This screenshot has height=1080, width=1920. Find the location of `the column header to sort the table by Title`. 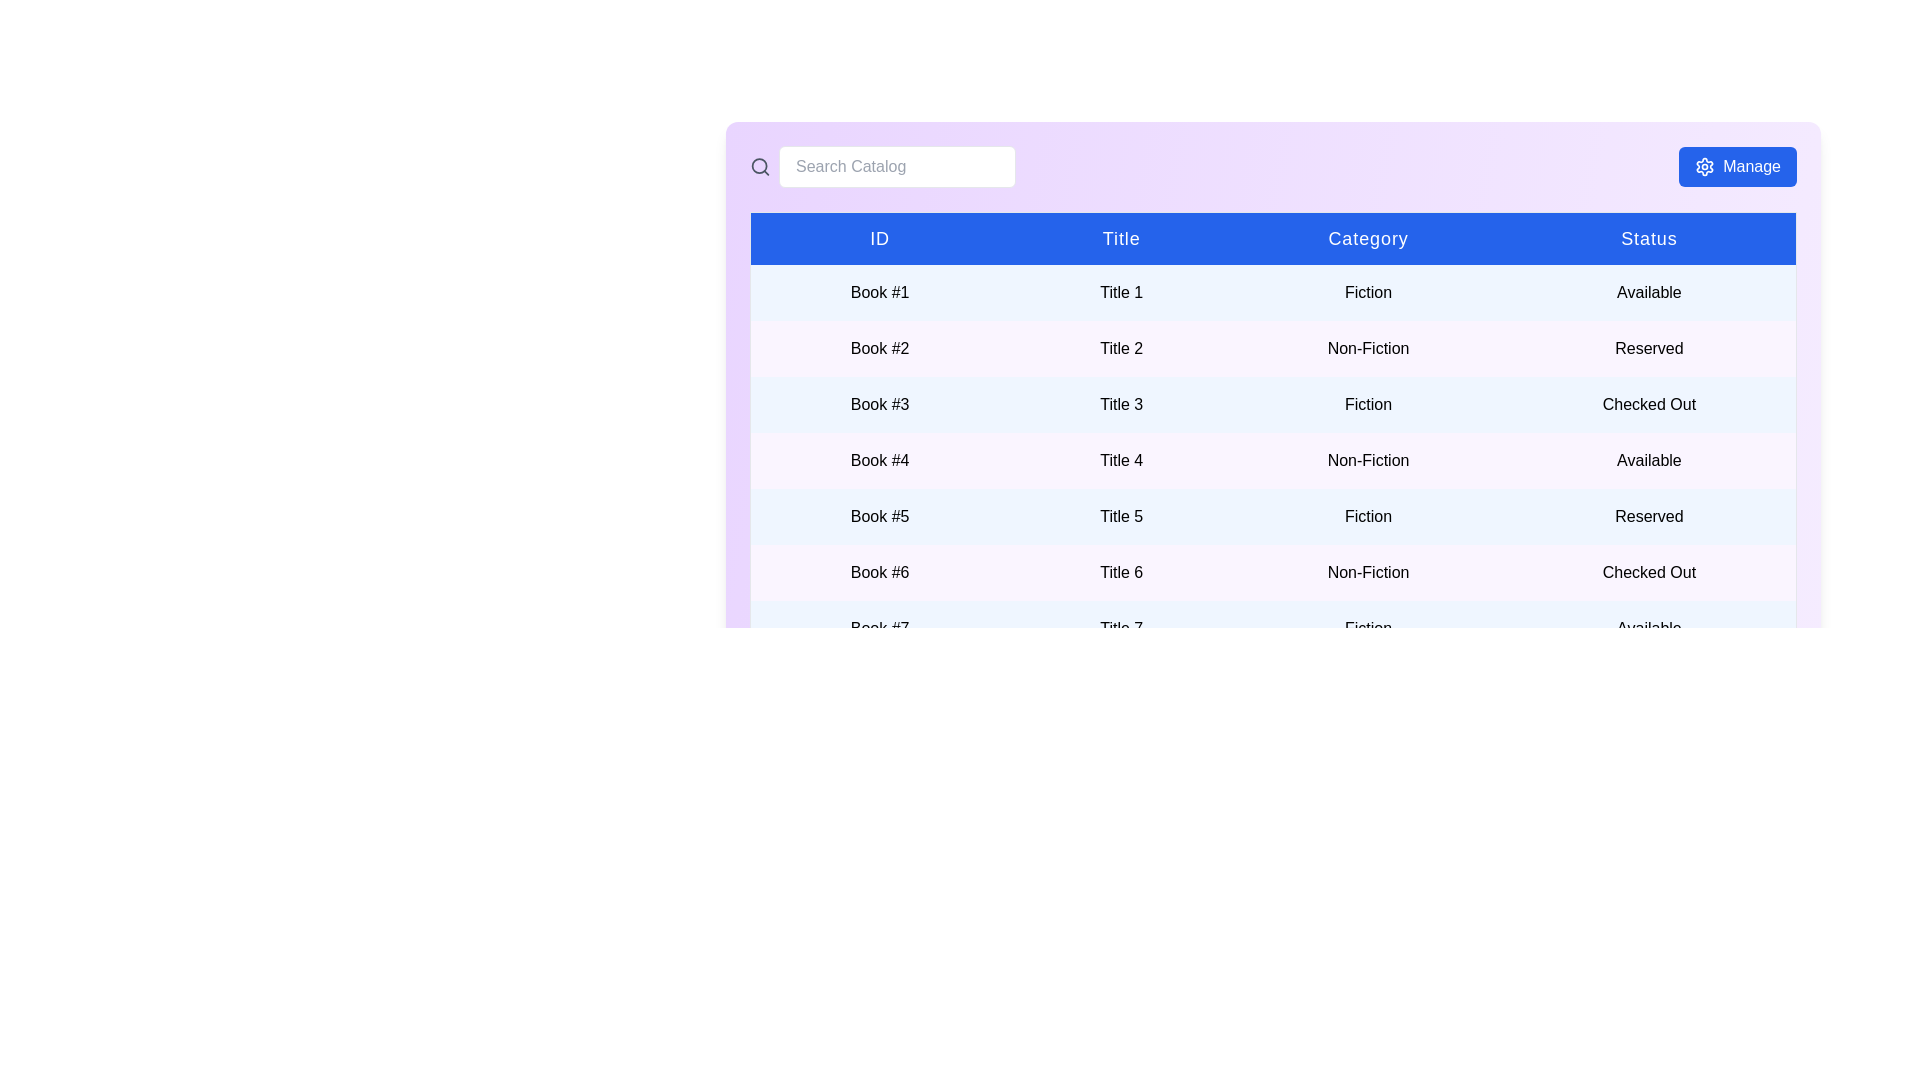

the column header to sort the table by Title is located at coordinates (1121, 237).